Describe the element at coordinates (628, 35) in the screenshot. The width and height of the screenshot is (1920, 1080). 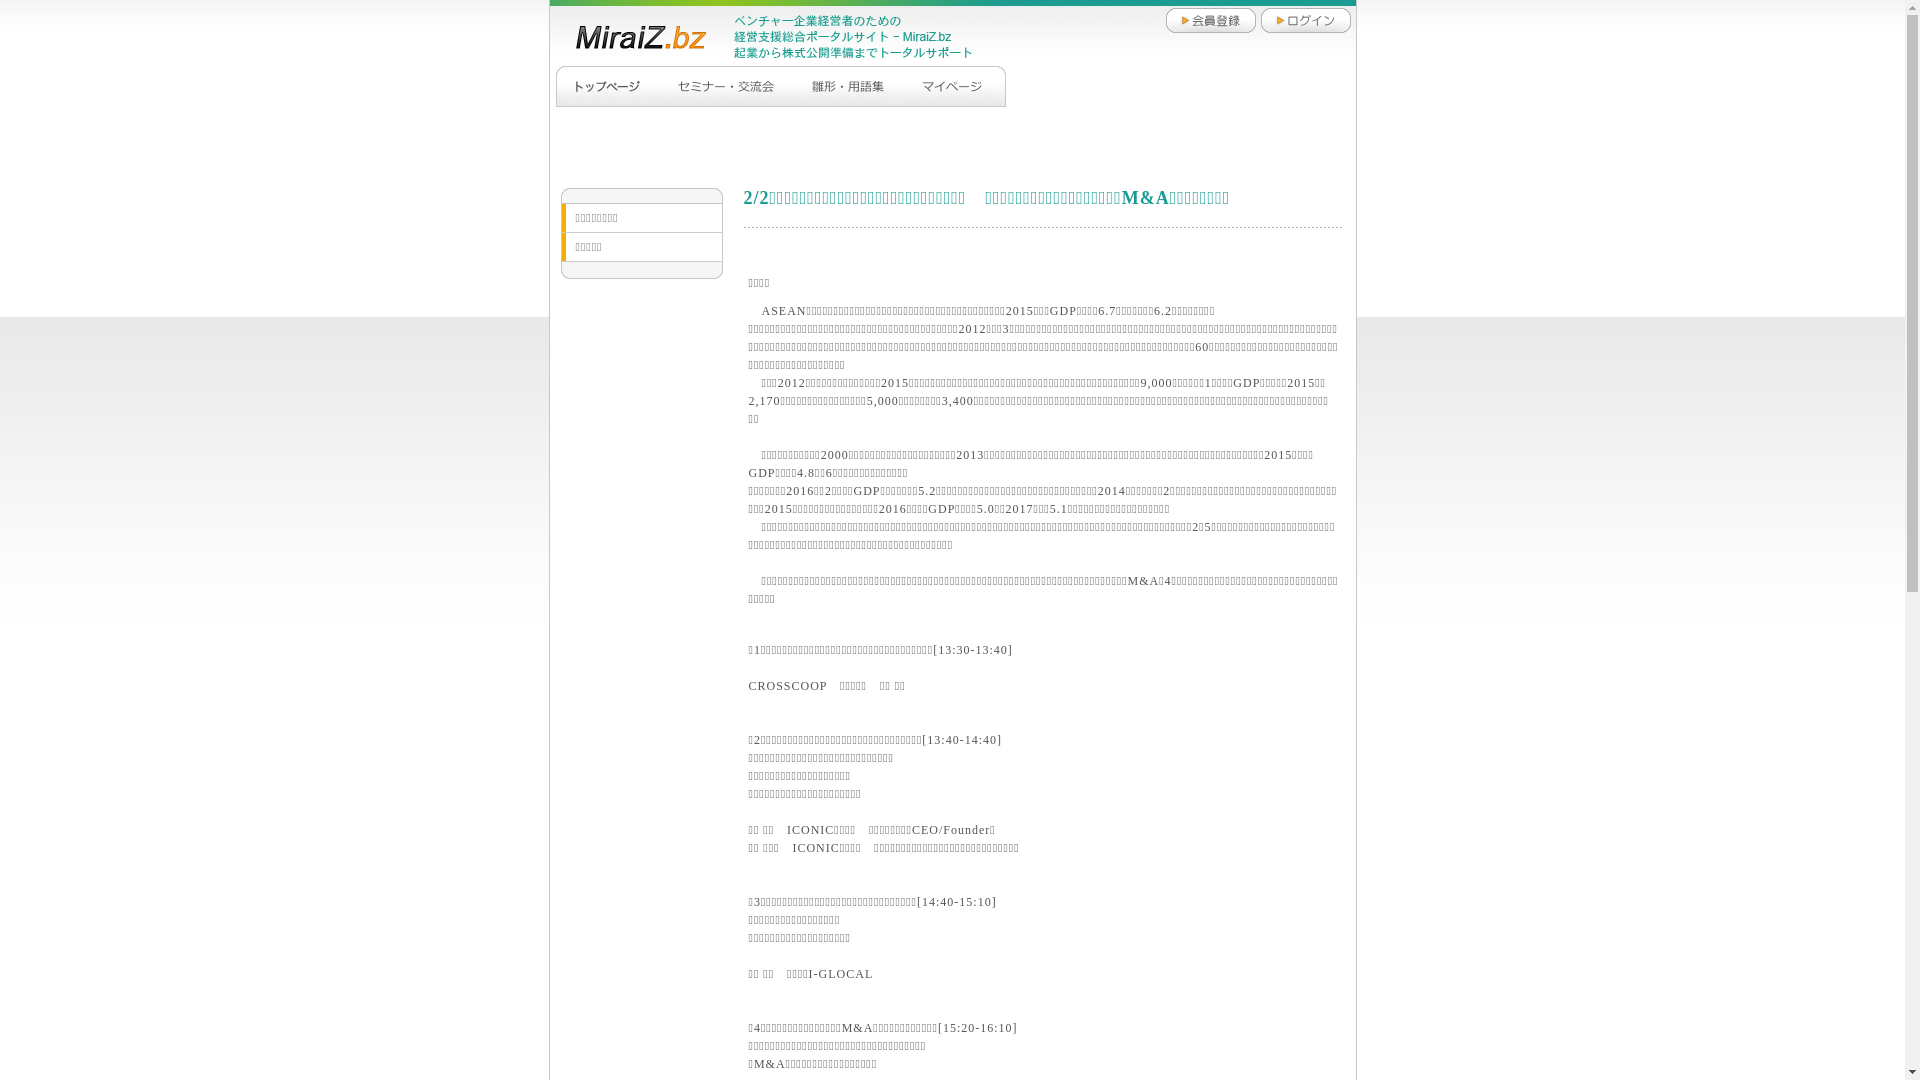
I see `'MiraiZ.bz'` at that location.